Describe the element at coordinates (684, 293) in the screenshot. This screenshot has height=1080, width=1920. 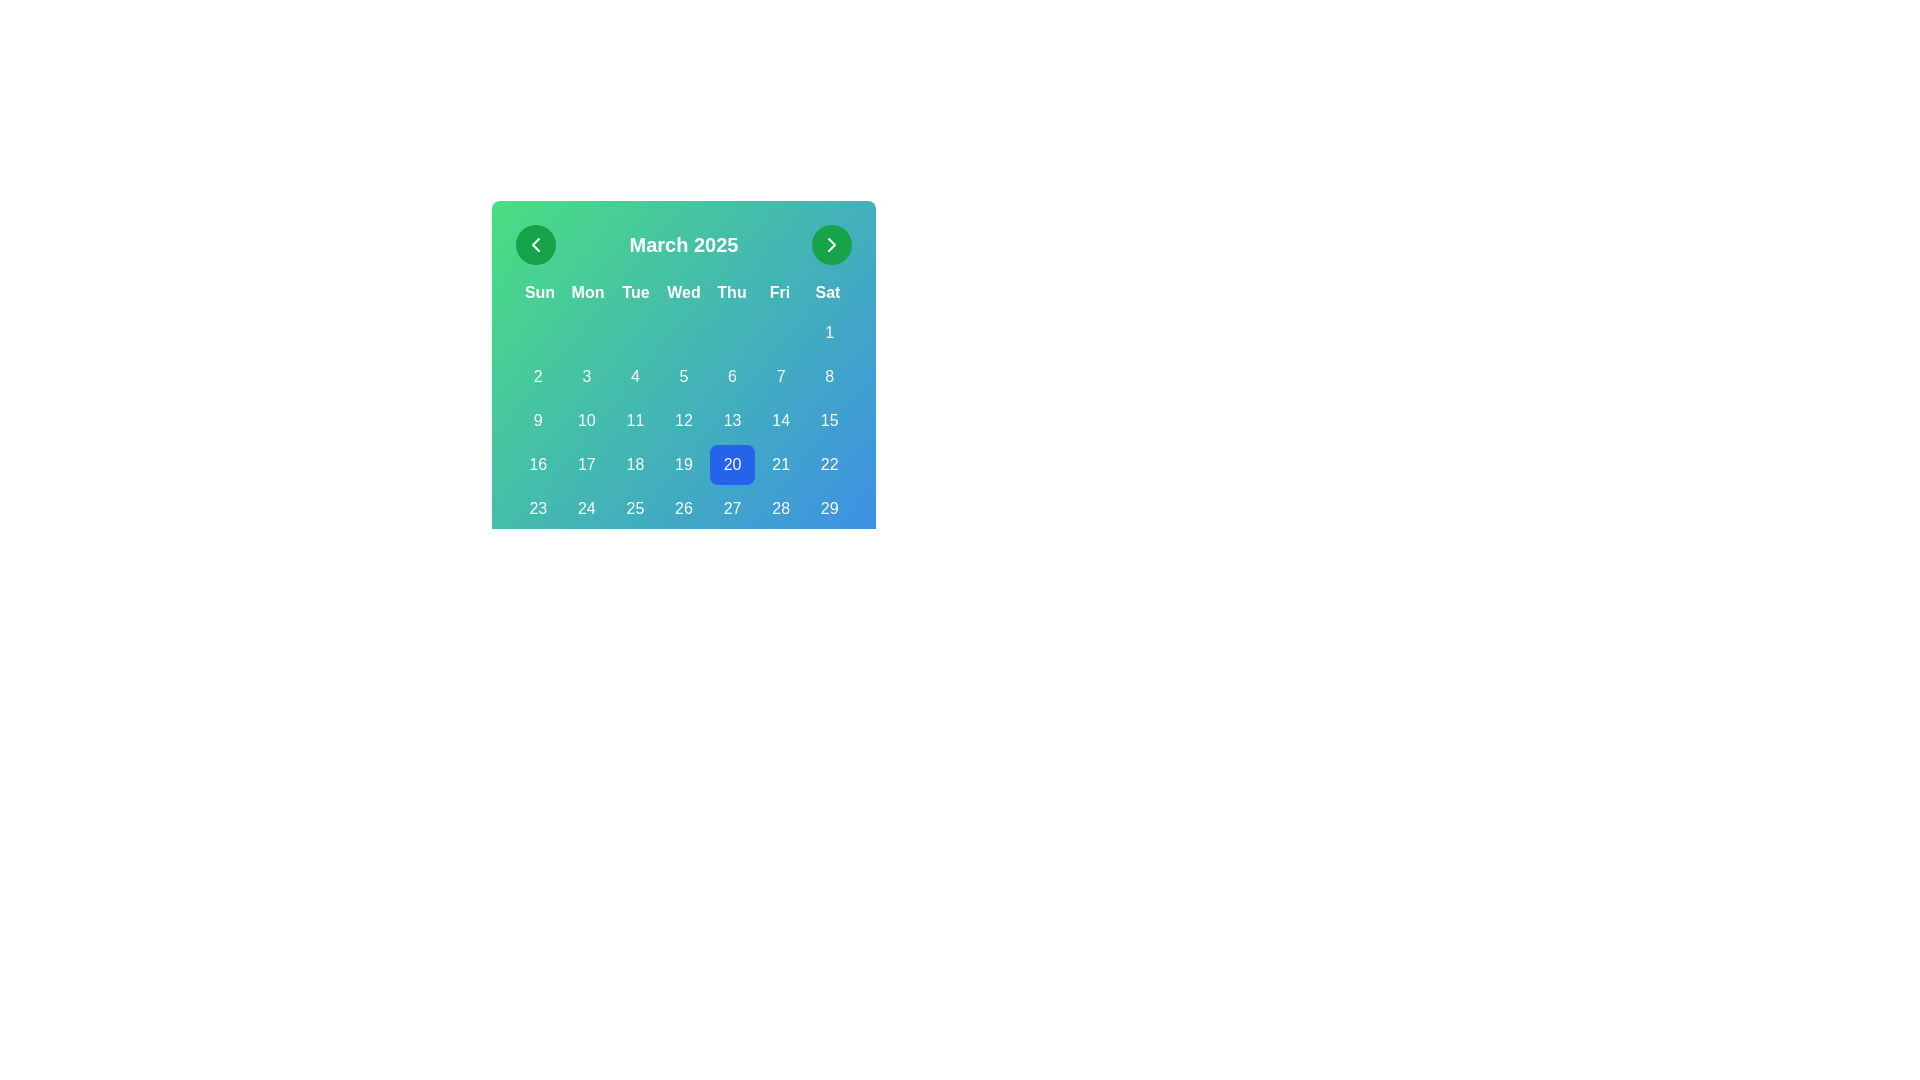
I see `day names from the header row of the calendar grid, which is located under 'March 2025' and above the dates grid` at that location.